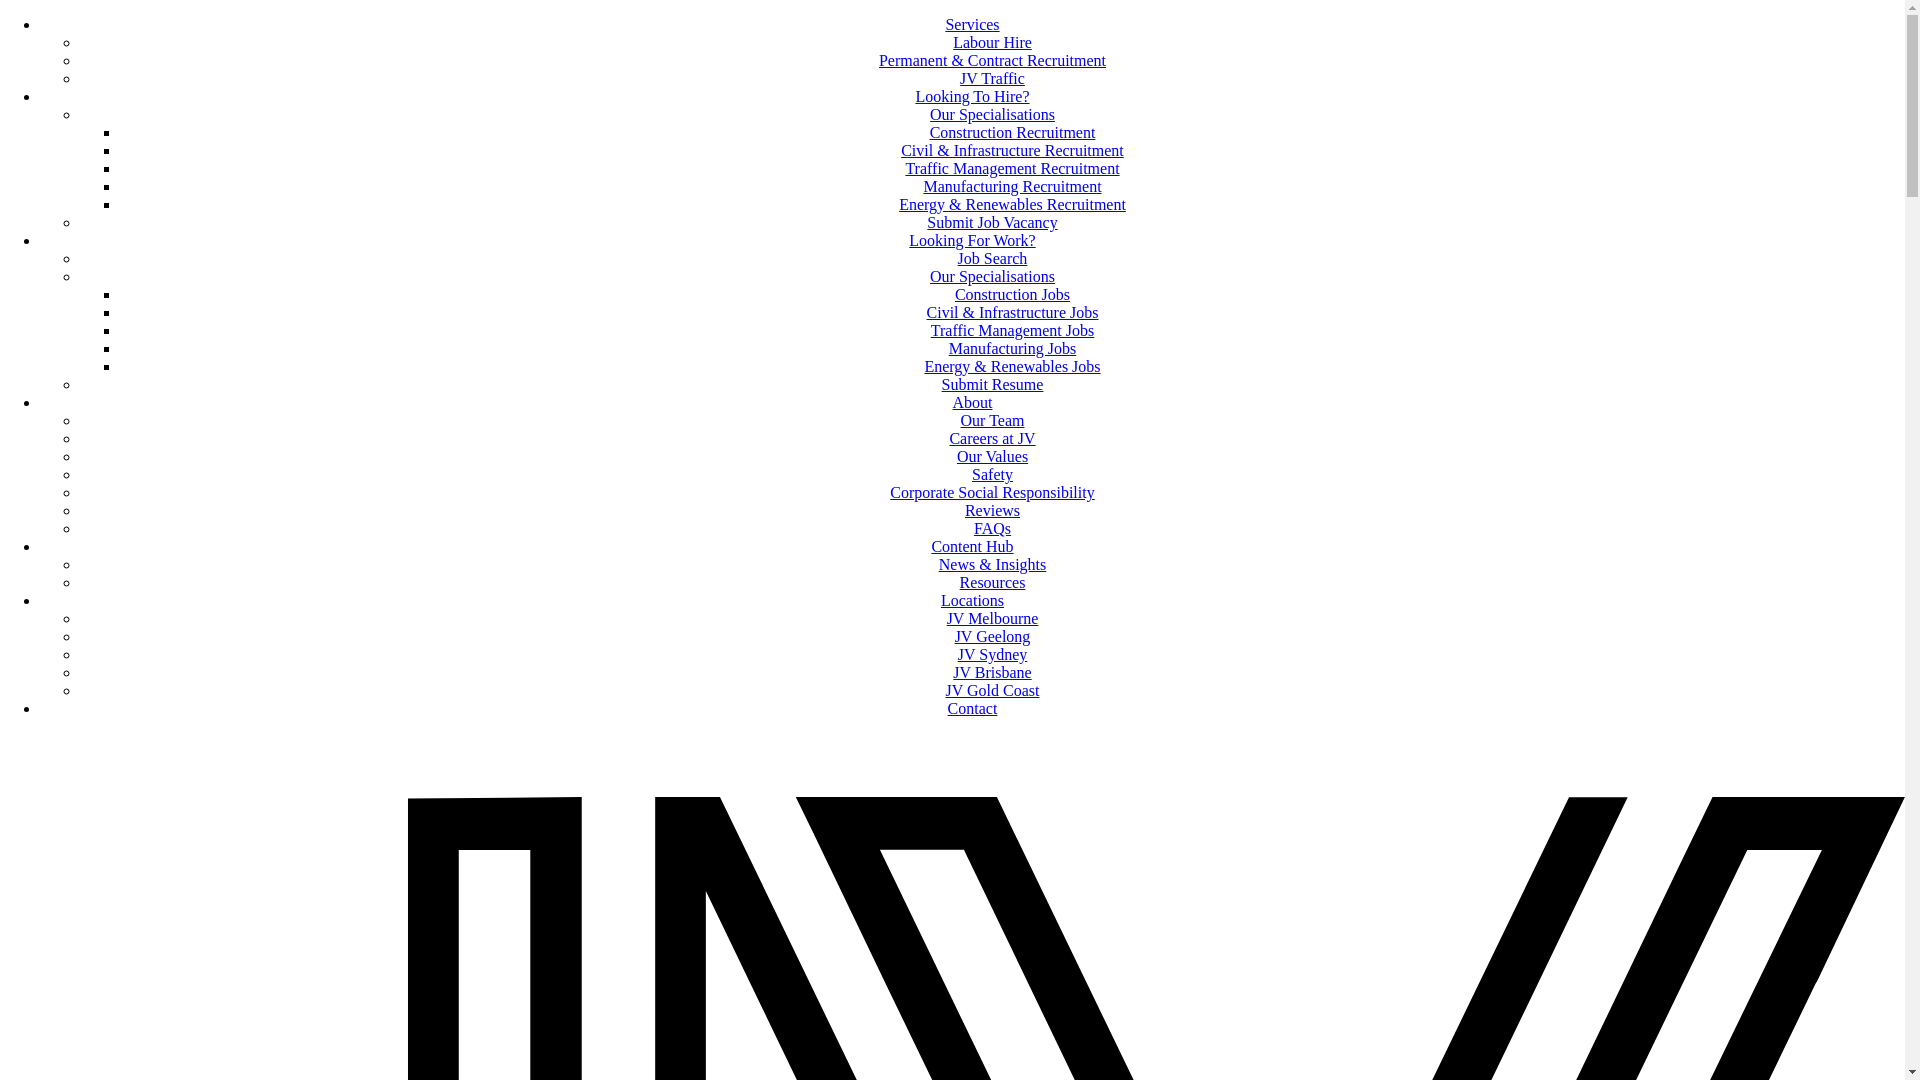 This screenshot has height=1080, width=1920. I want to click on 'JV Brisbane', so click(992, 672).